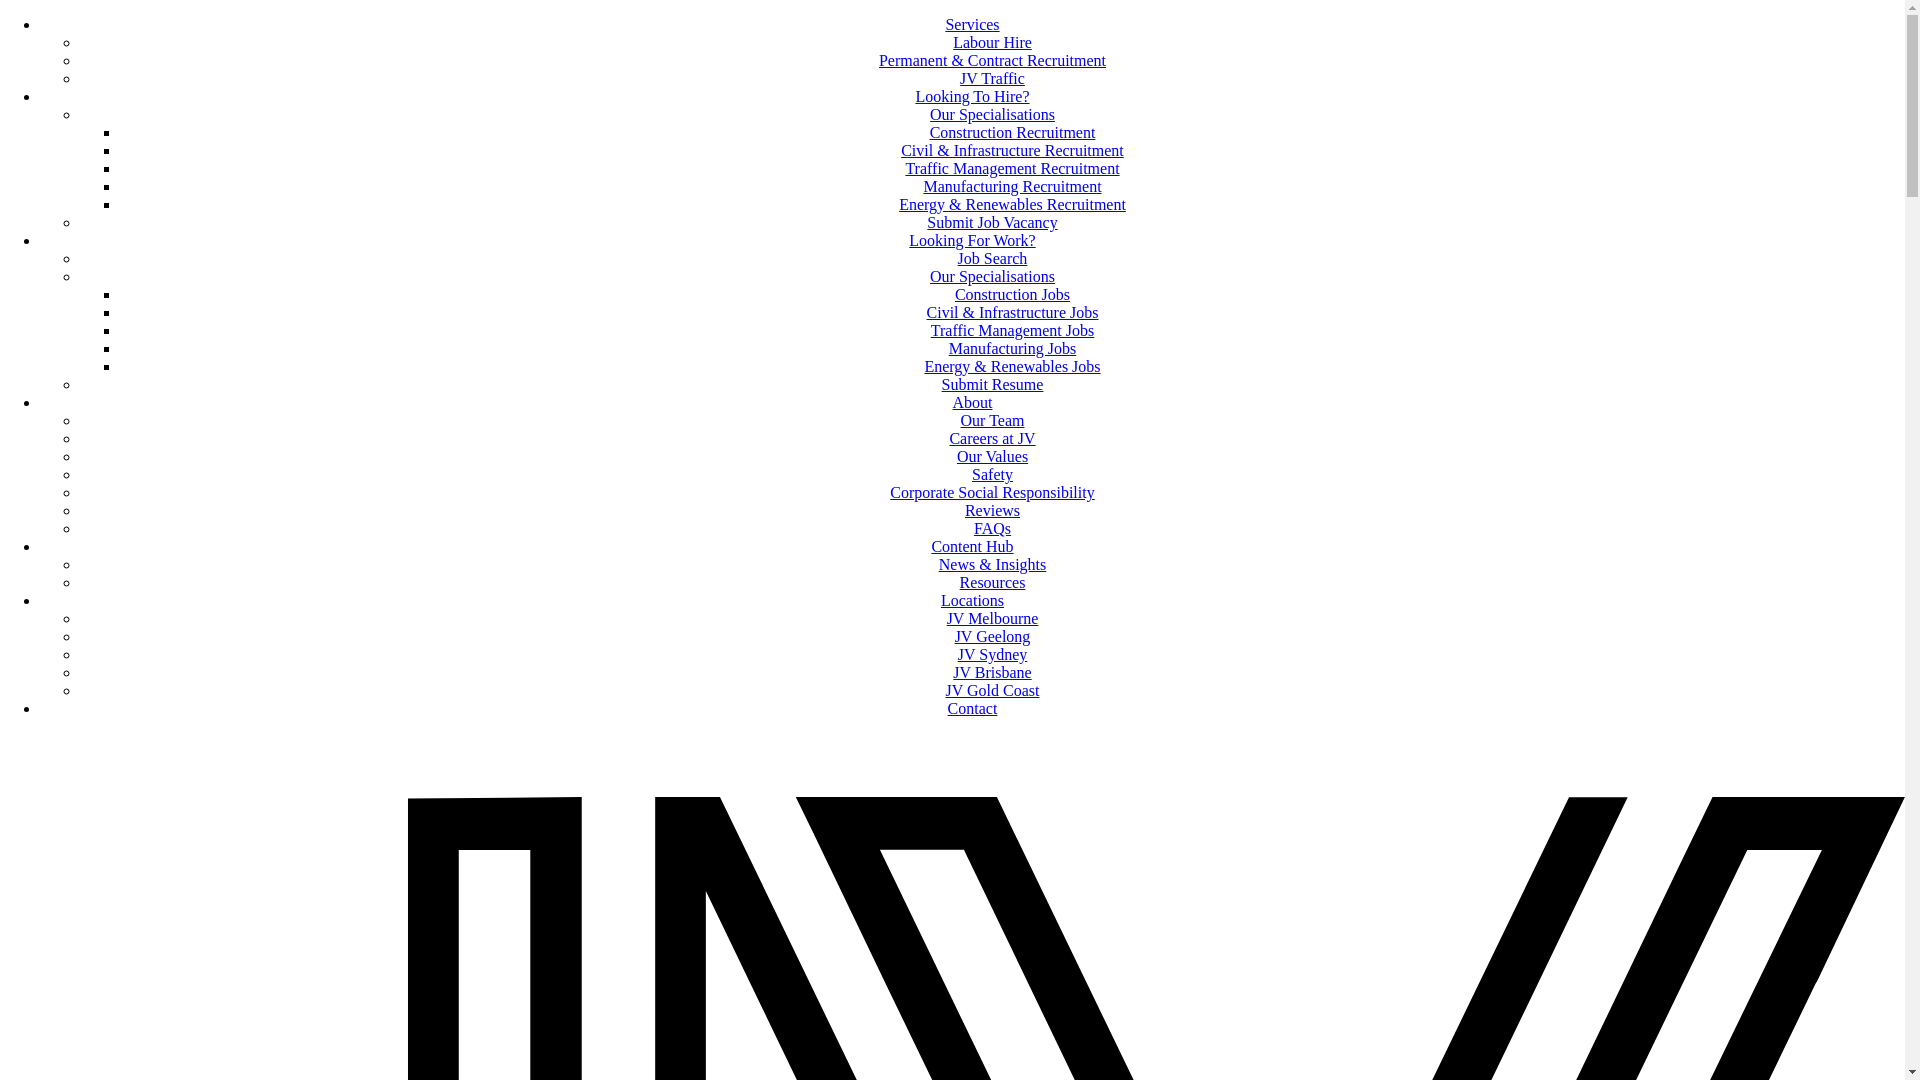 This screenshot has height=1080, width=1920. I want to click on 'JV Brisbane', so click(992, 672).